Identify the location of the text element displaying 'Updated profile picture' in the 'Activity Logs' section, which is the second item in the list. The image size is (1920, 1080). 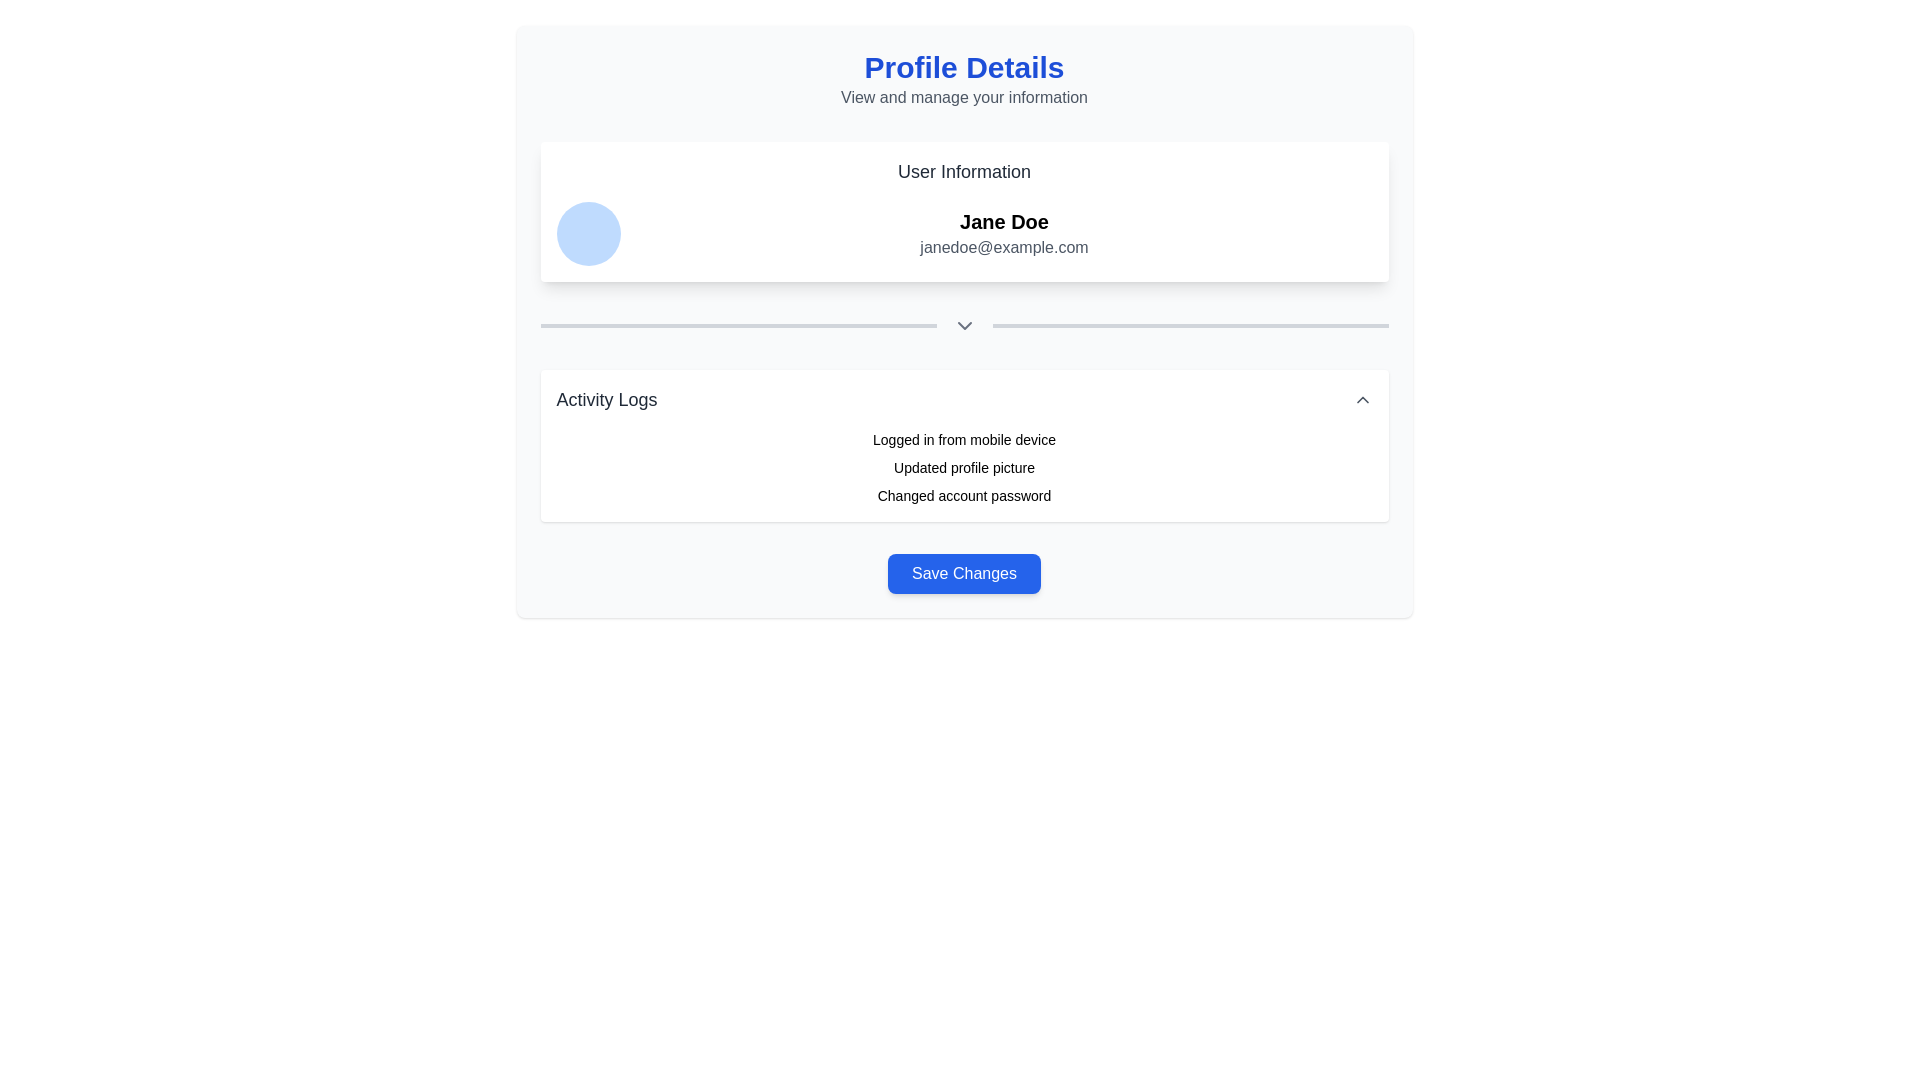
(964, 467).